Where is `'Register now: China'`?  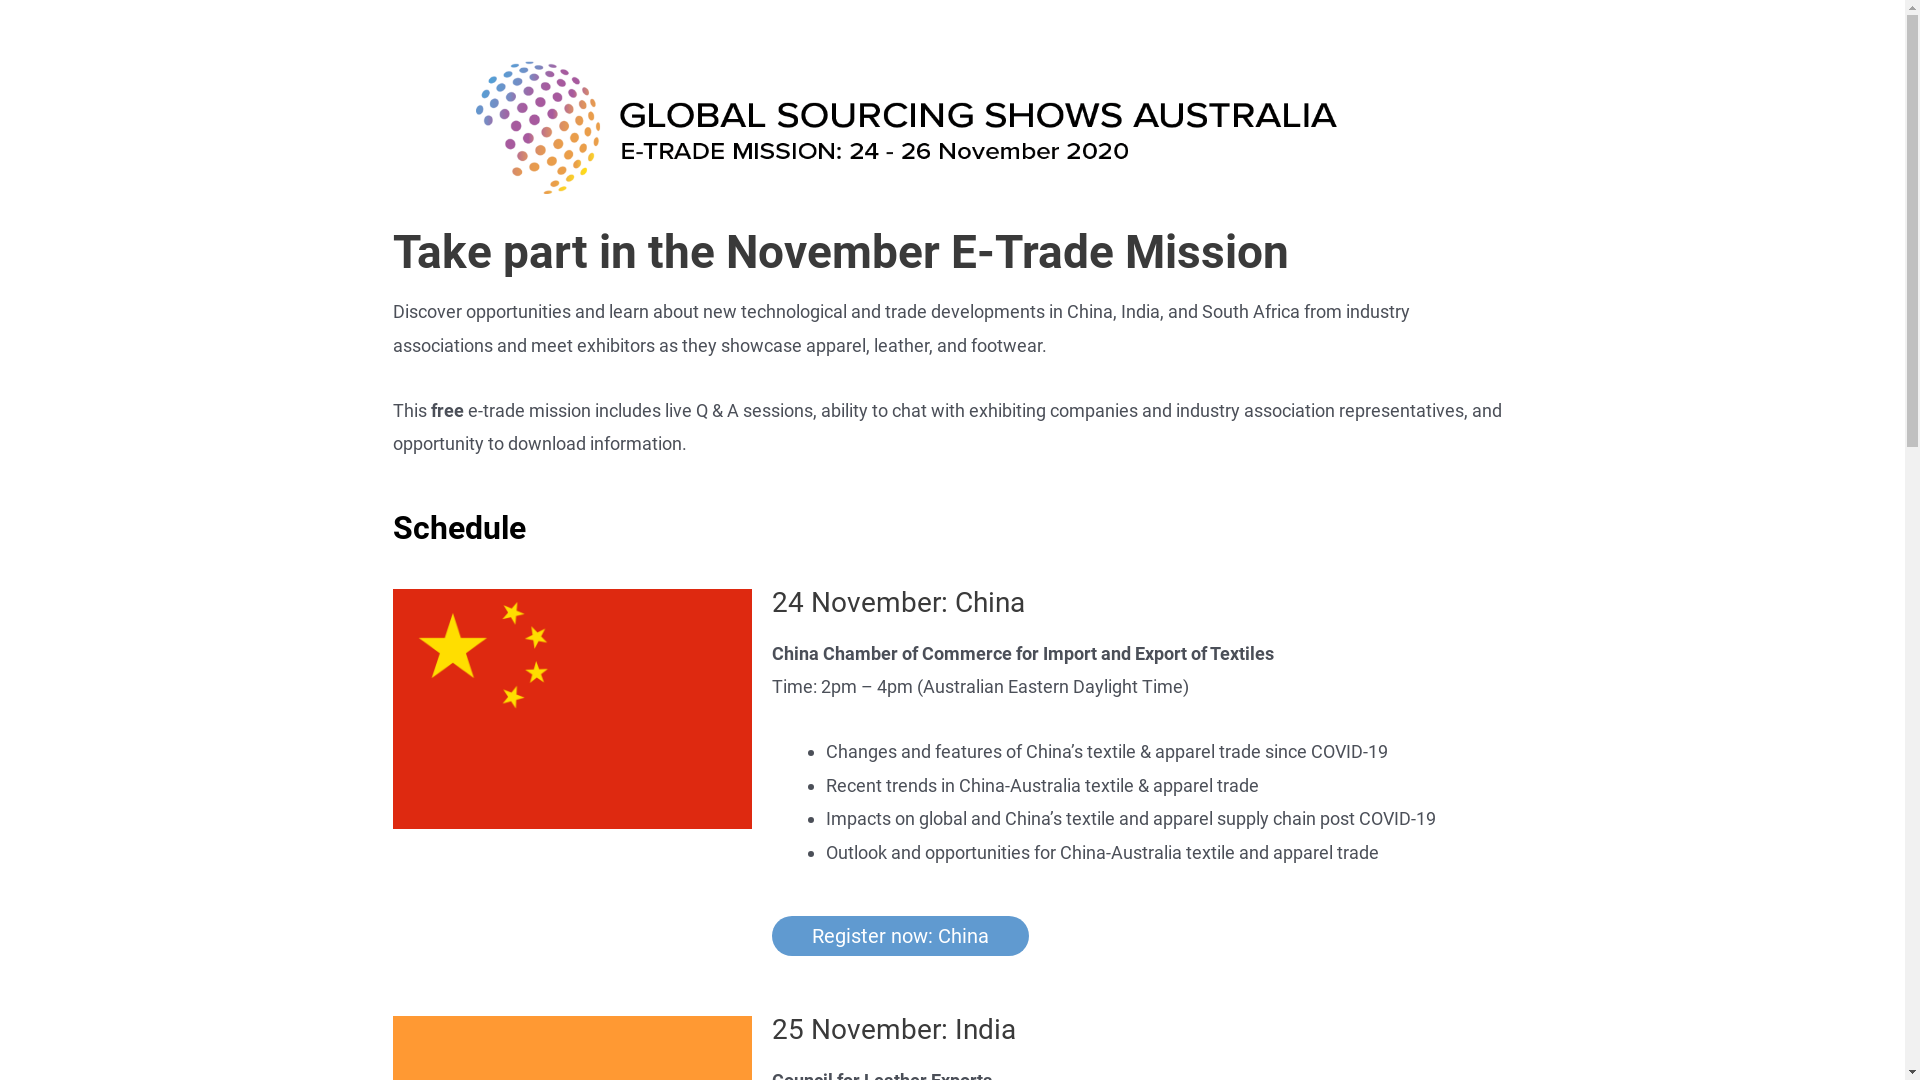
'Register now: China' is located at coordinates (899, 936).